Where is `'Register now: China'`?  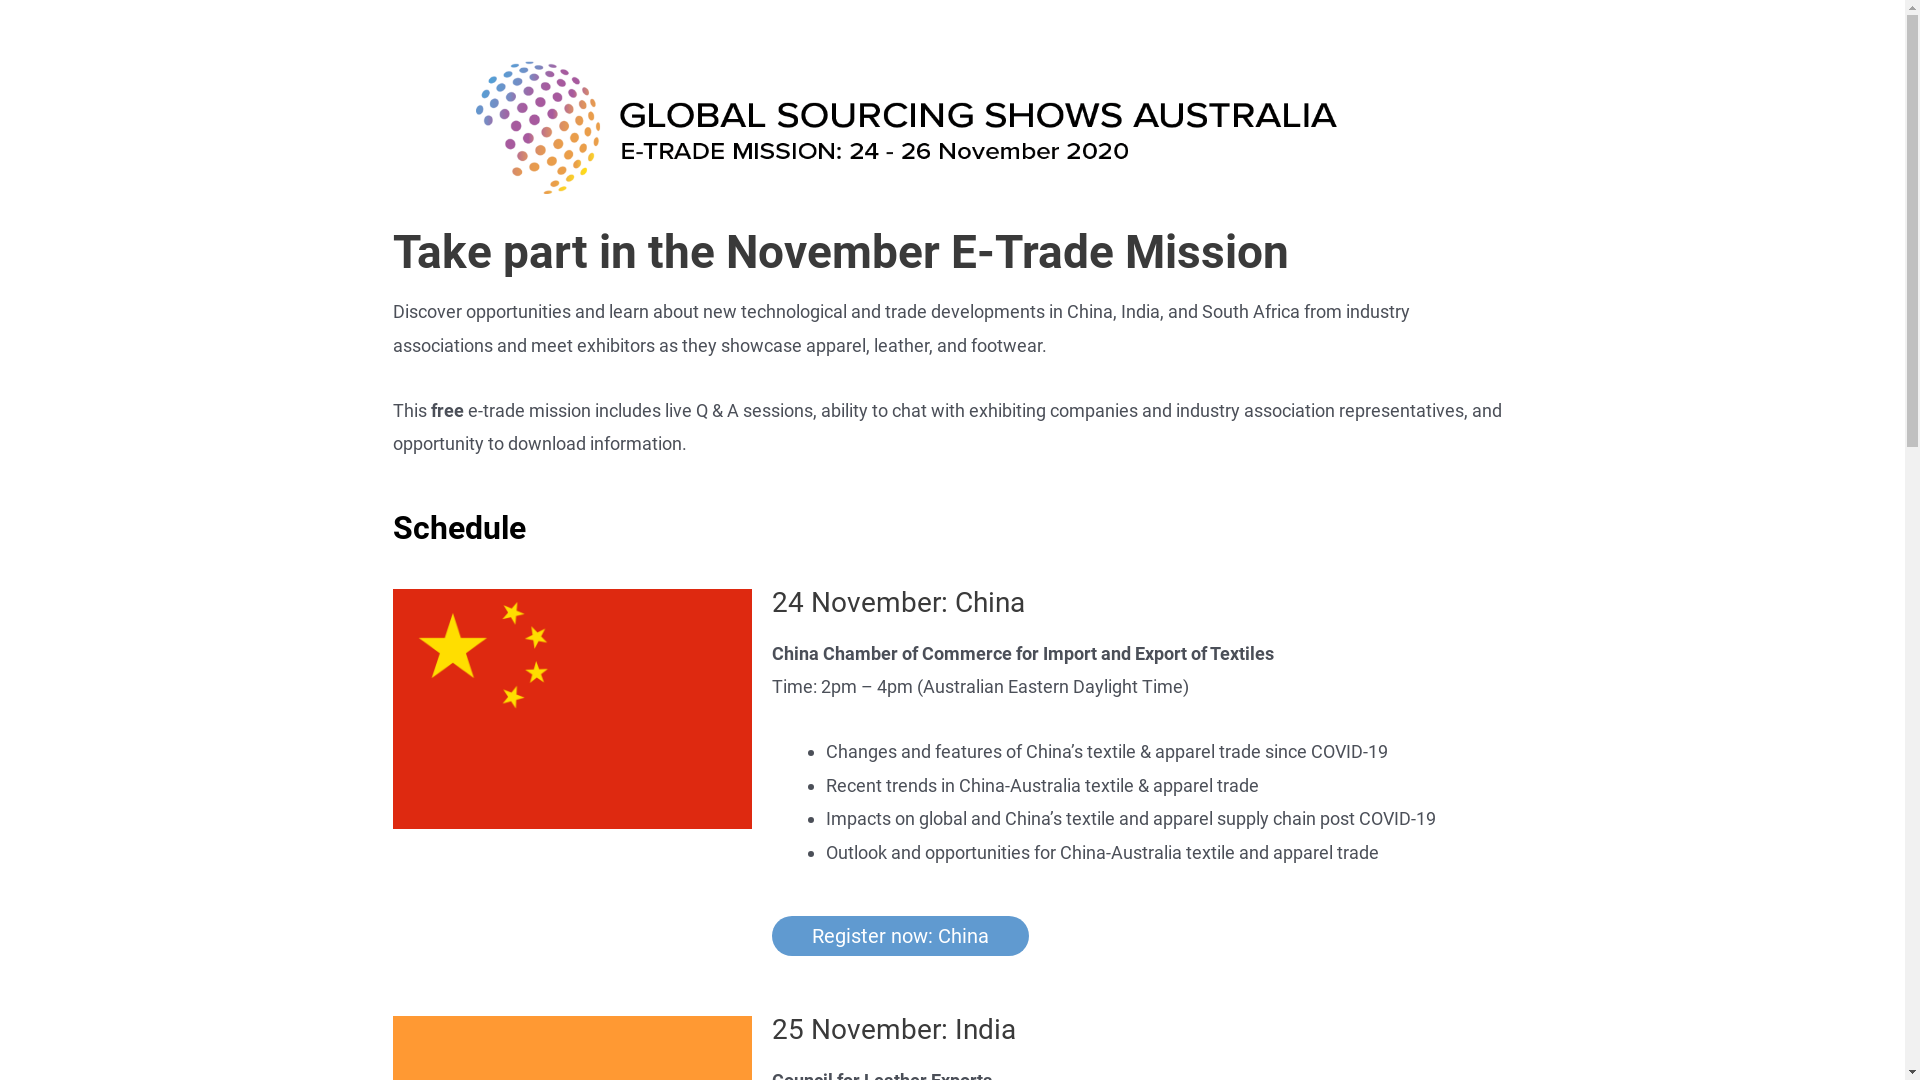
'Register now: China' is located at coordinates (899, 936).